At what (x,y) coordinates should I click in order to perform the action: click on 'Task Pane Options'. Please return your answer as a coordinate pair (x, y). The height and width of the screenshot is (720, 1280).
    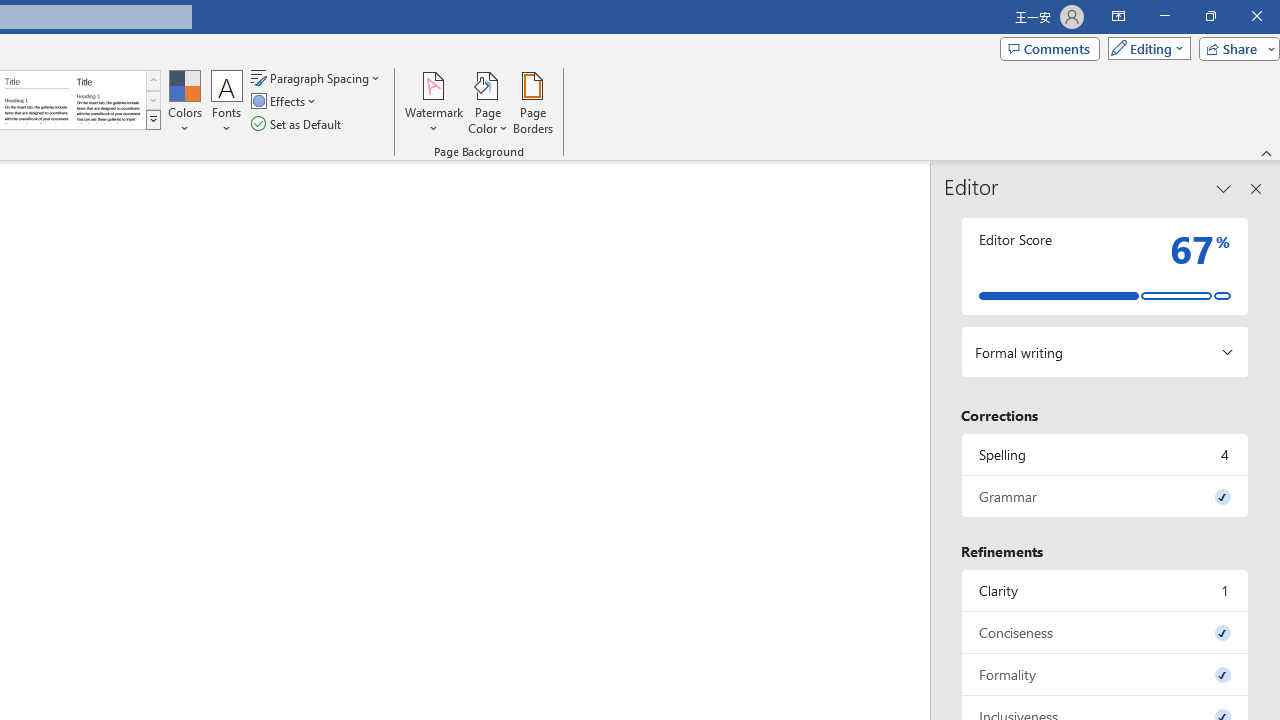
    Looking at the image, I should click on (1223, 189).